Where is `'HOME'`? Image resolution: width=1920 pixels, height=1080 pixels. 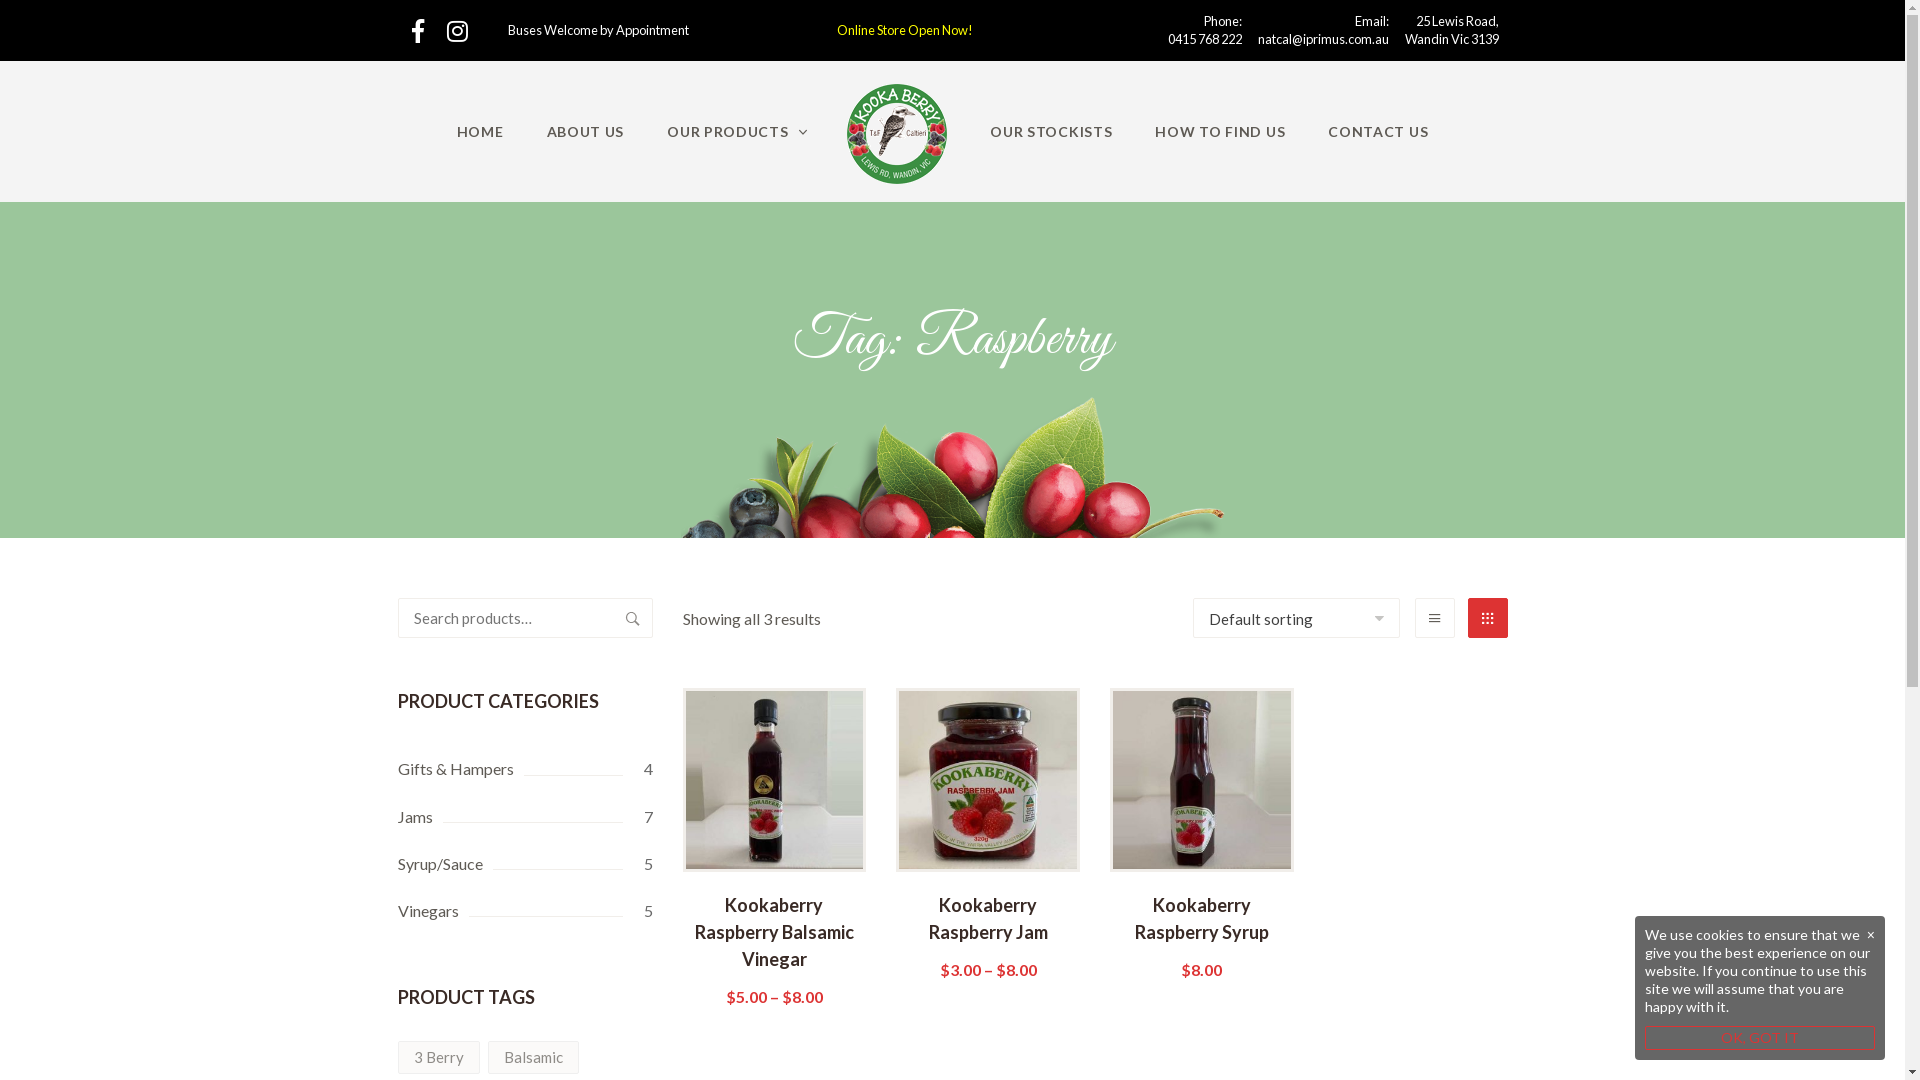 'HOME' is located at coordinates (480, 131).